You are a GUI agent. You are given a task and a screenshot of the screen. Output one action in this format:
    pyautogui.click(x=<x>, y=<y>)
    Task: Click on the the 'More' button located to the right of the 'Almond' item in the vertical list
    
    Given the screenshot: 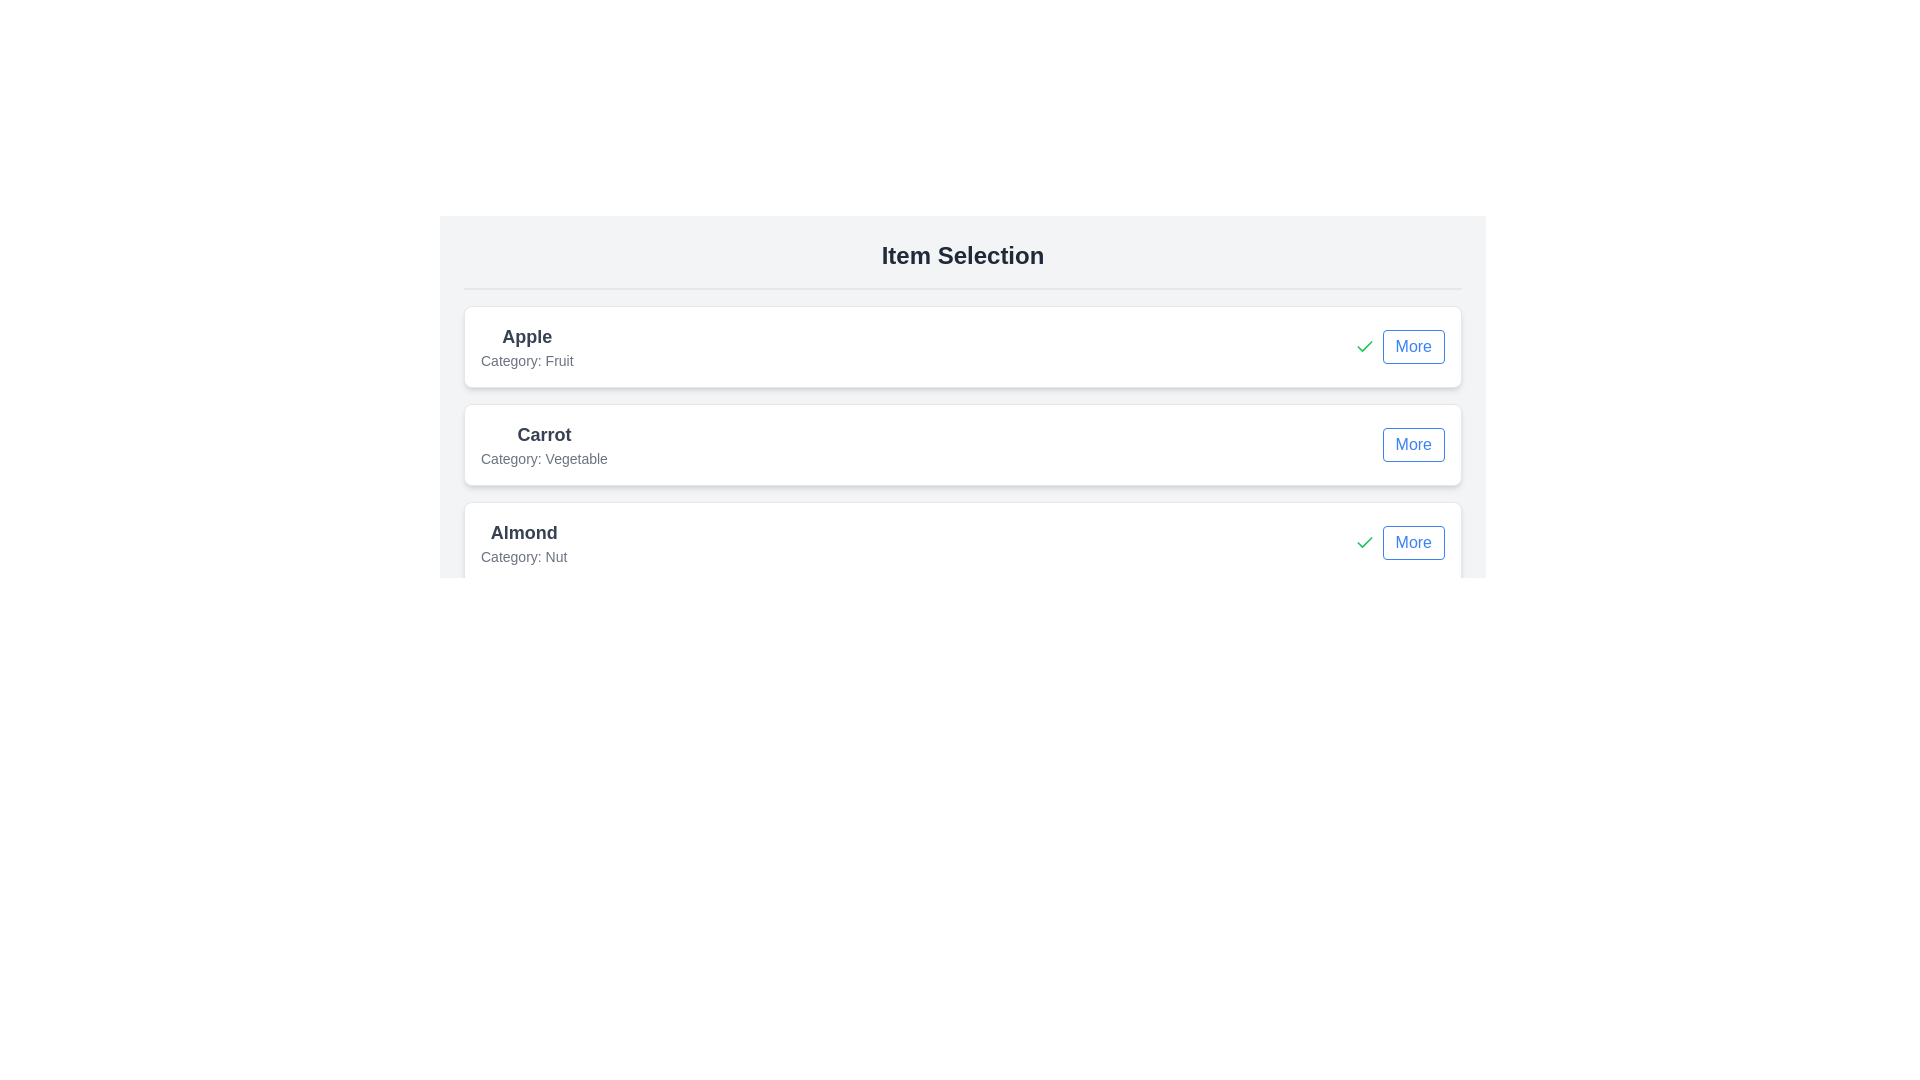 What is the action you would take?
    pyautogui.click(x=1412, y=543)
    